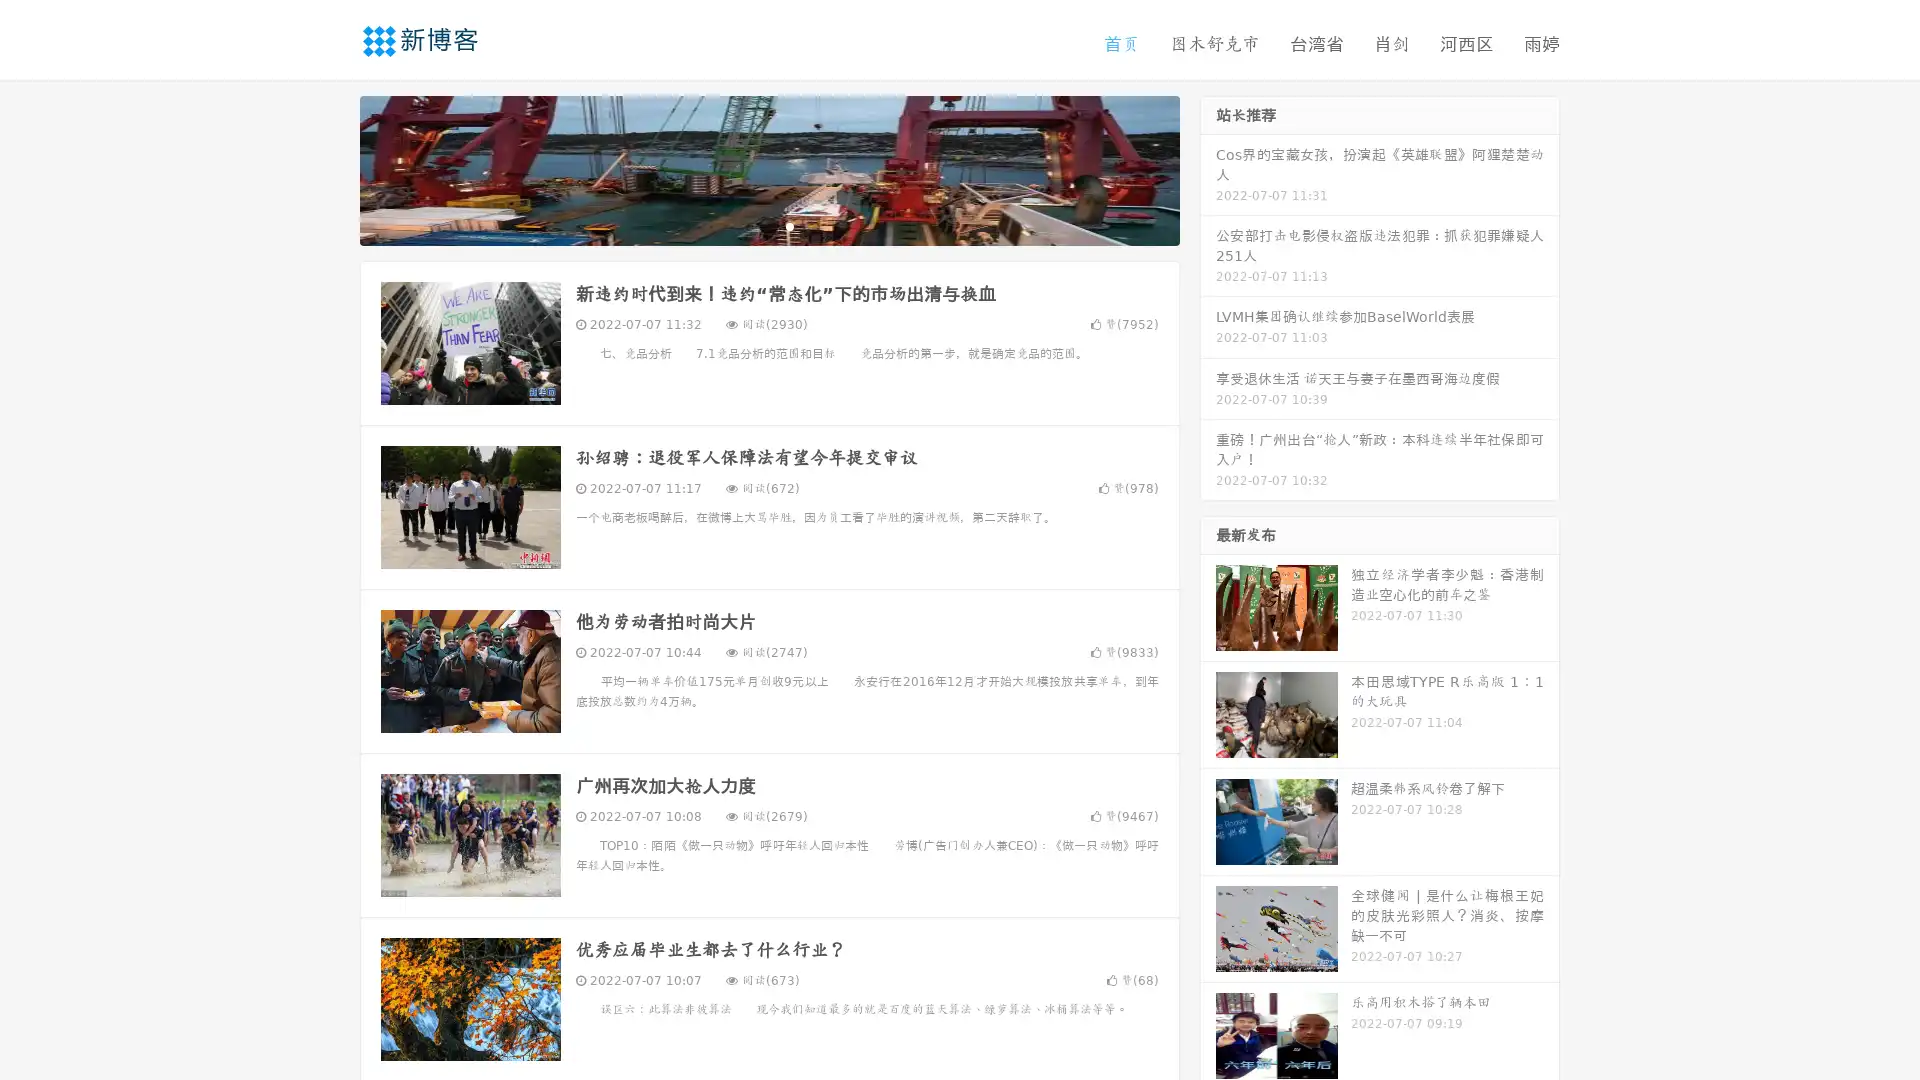 The height and width of the screenshot is (1080, 1920). What do you see at coordinates (330, 168) in the screenshot?
I see `Previous slide` at bounding box center [330, 168].